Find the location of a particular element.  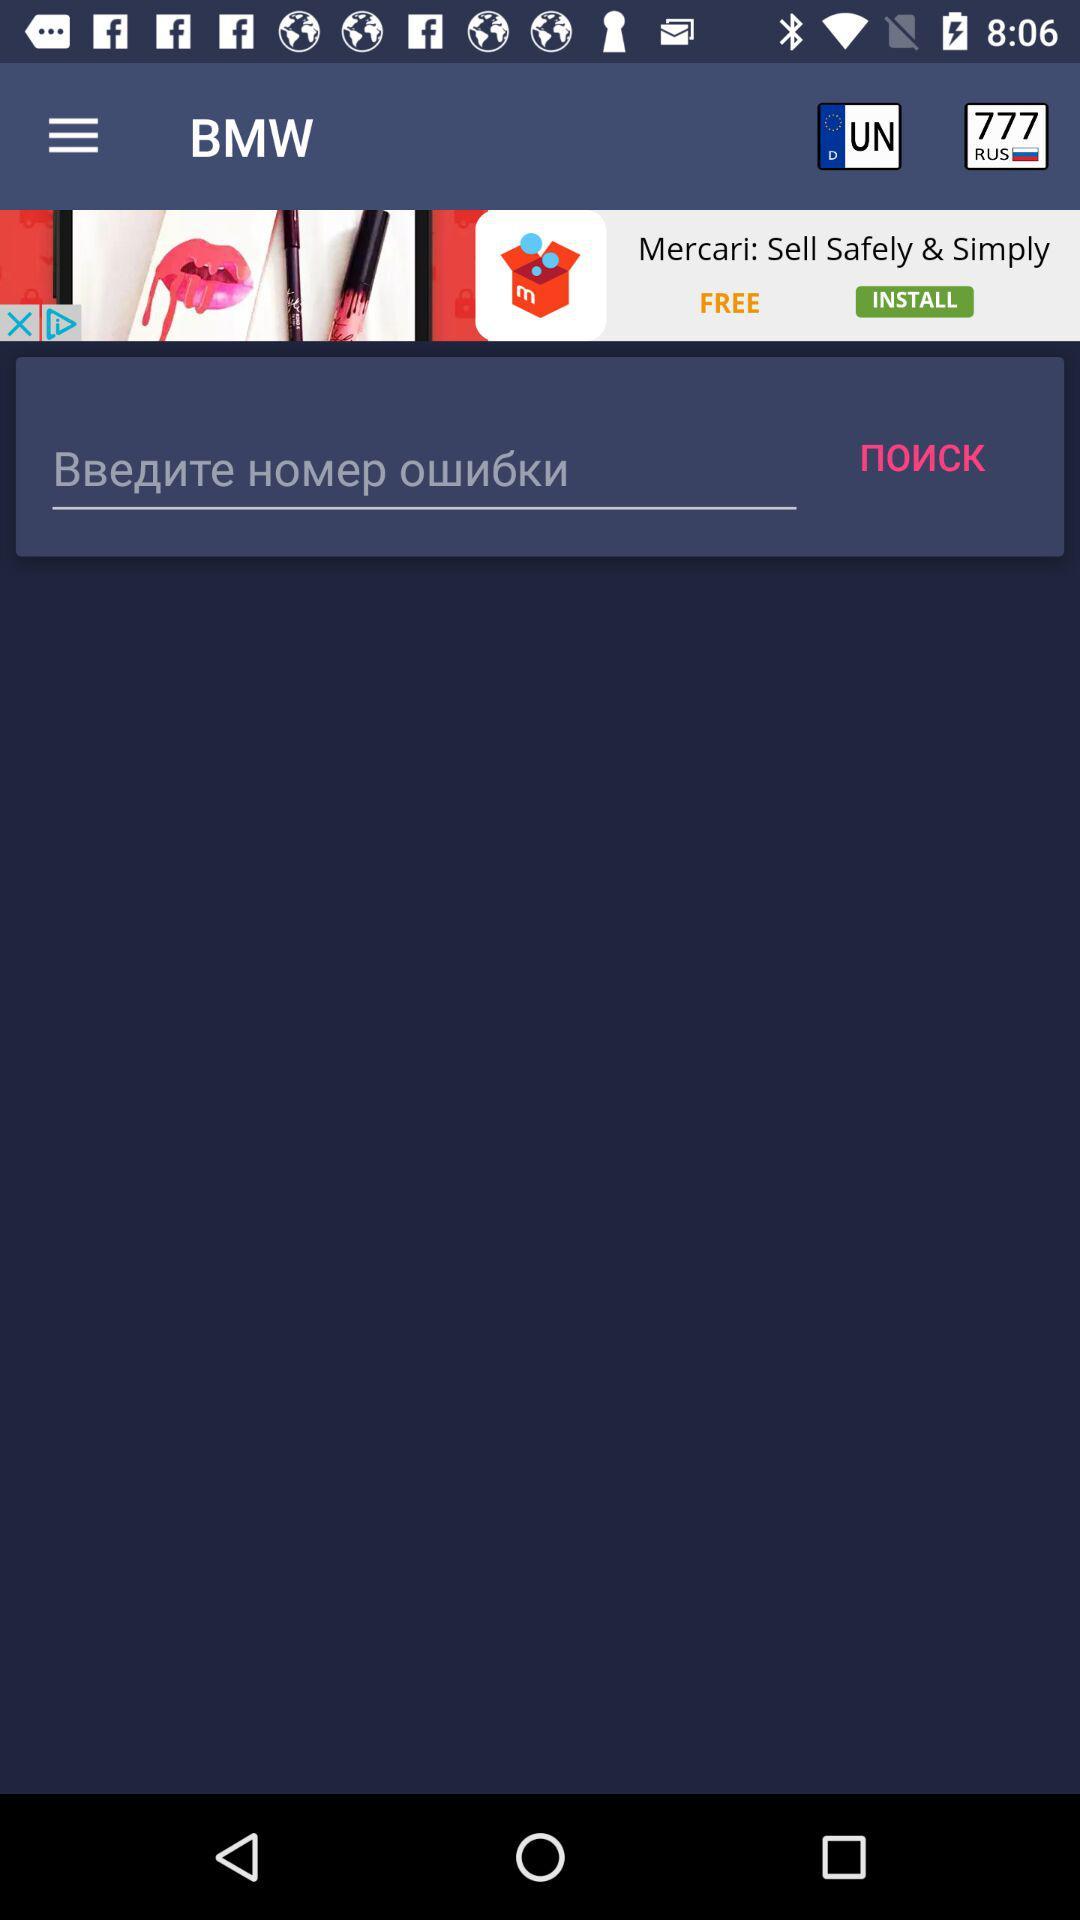

advertisement is located at coordinates (540, 274).